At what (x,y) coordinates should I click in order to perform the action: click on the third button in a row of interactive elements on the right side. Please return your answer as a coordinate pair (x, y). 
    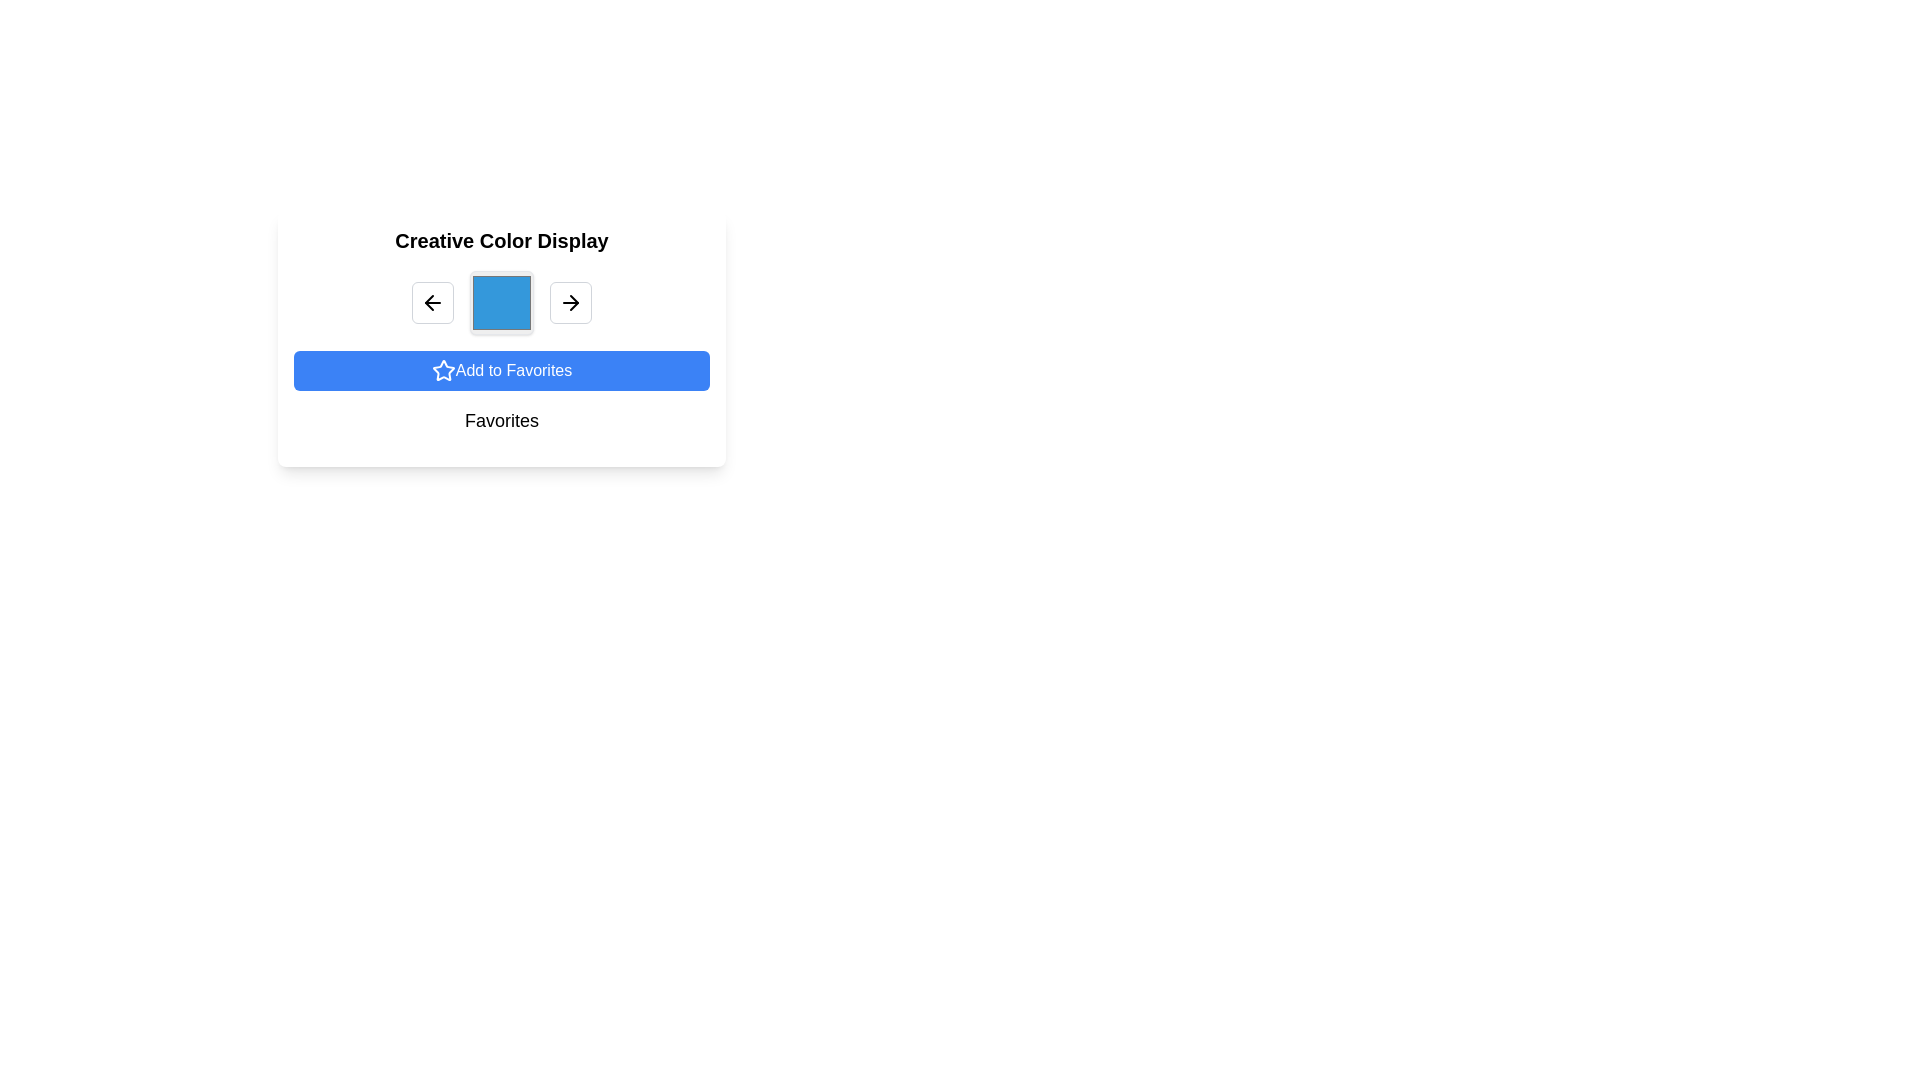
    Looking at the image, I should click on (570, 303).